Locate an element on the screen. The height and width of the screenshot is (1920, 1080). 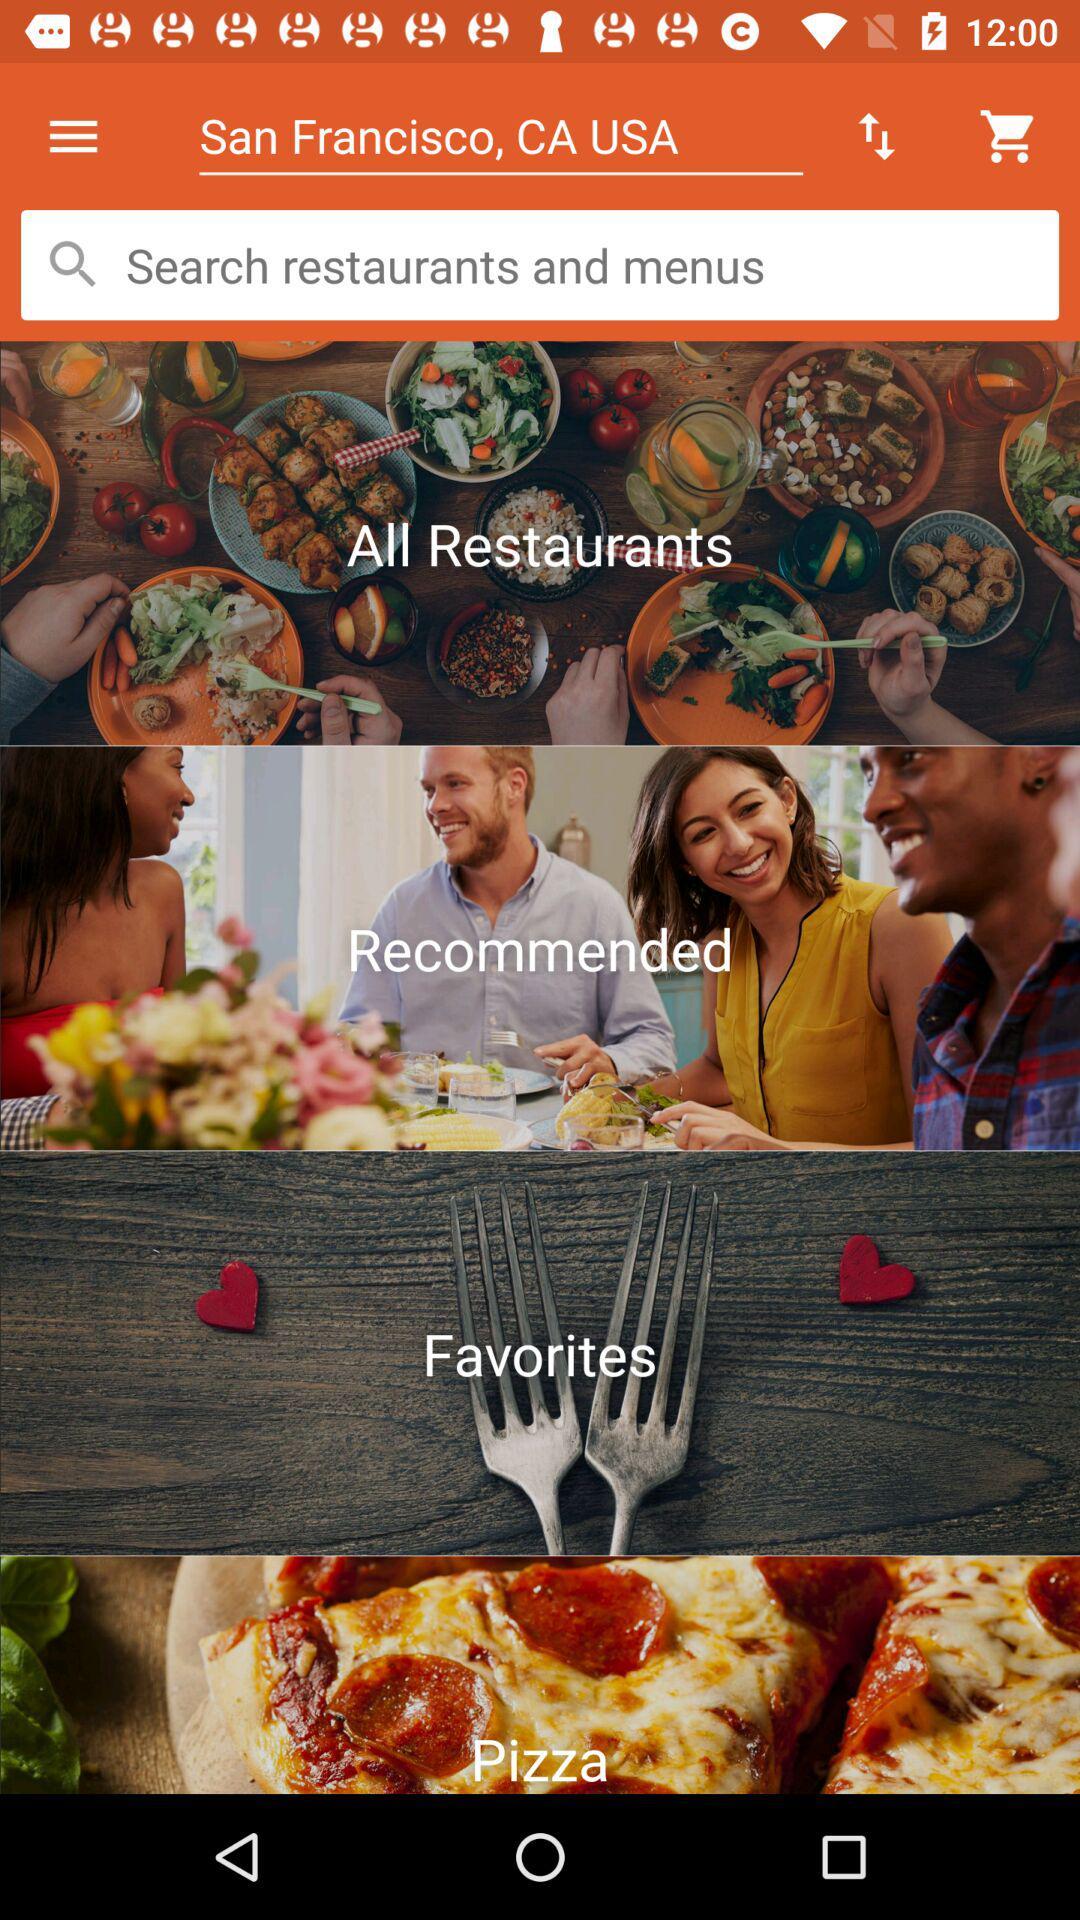
icon to the left of san francisco ca icon is located at coordinates (72, 135).